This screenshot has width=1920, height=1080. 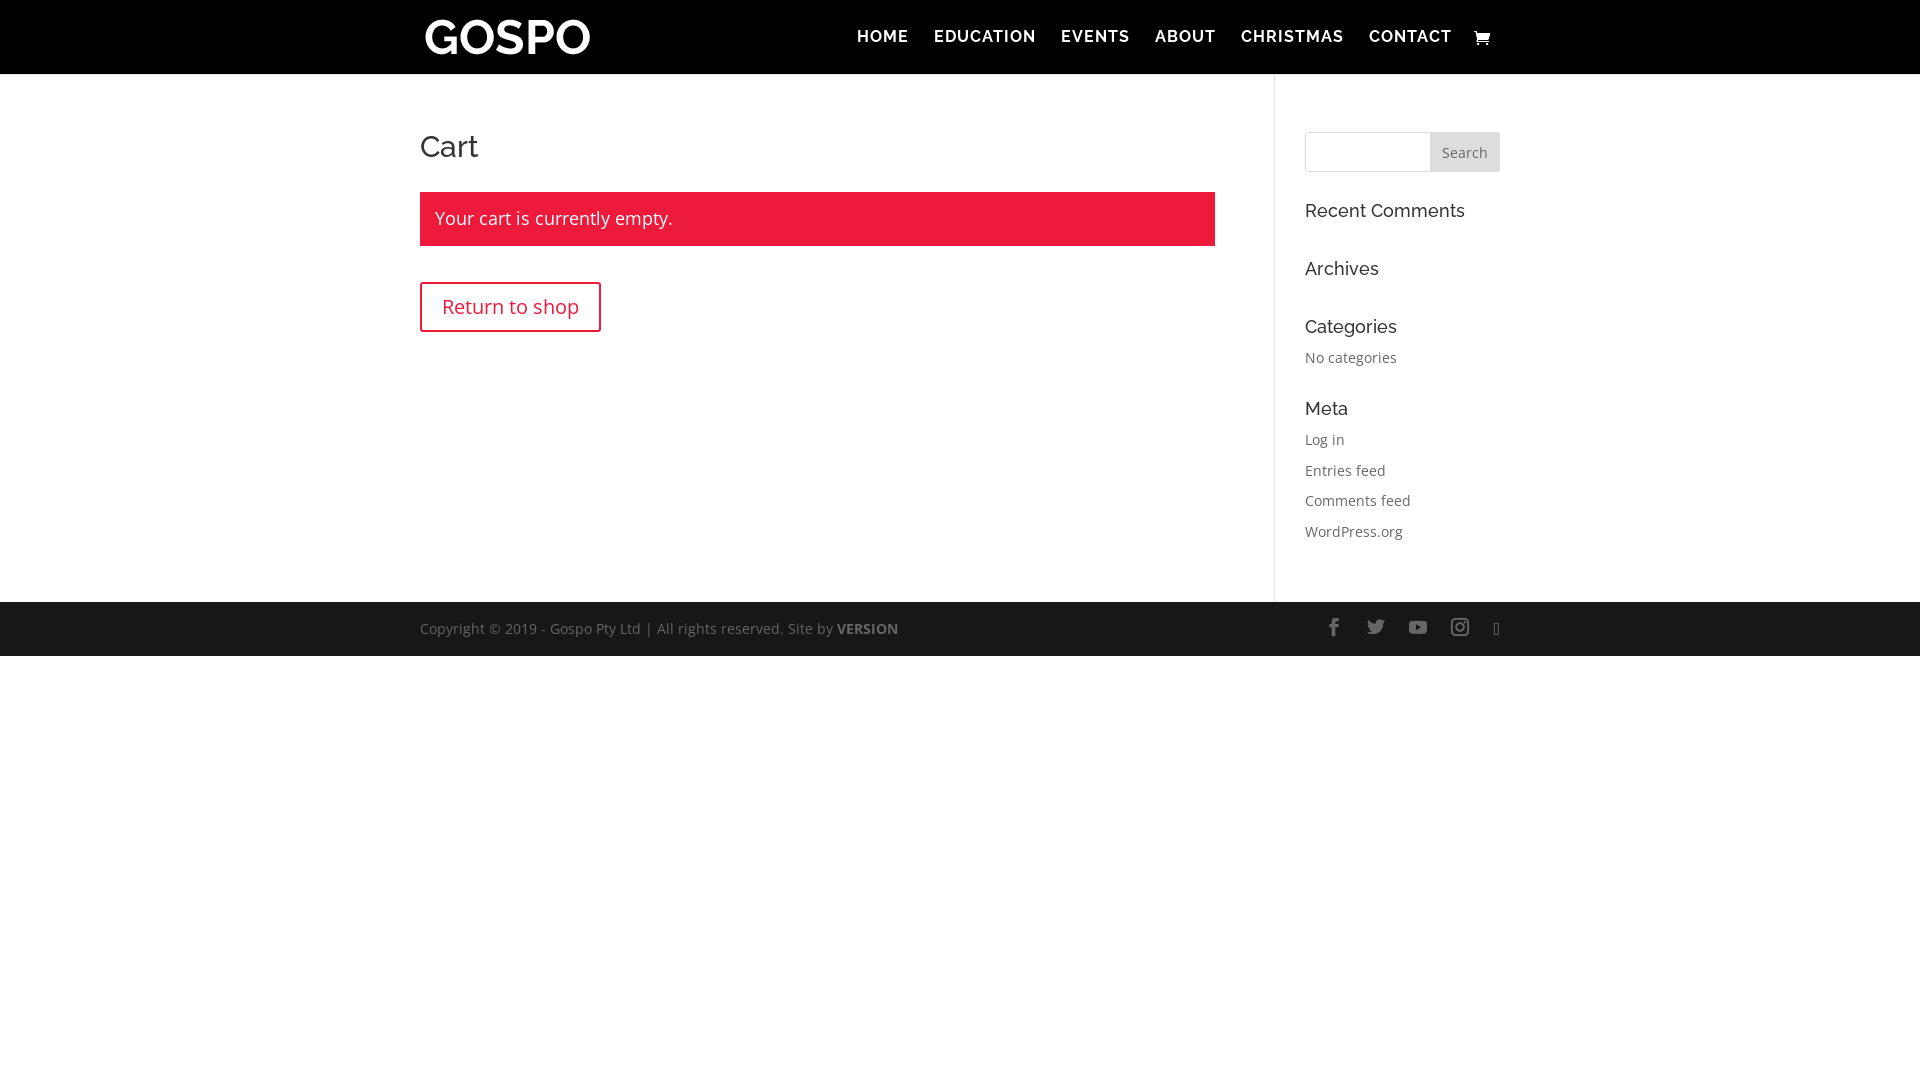 What do you see at coordinates (510, 307) in the screenshot?
I see `'Return to shop'` at bounding box center [510, 307].